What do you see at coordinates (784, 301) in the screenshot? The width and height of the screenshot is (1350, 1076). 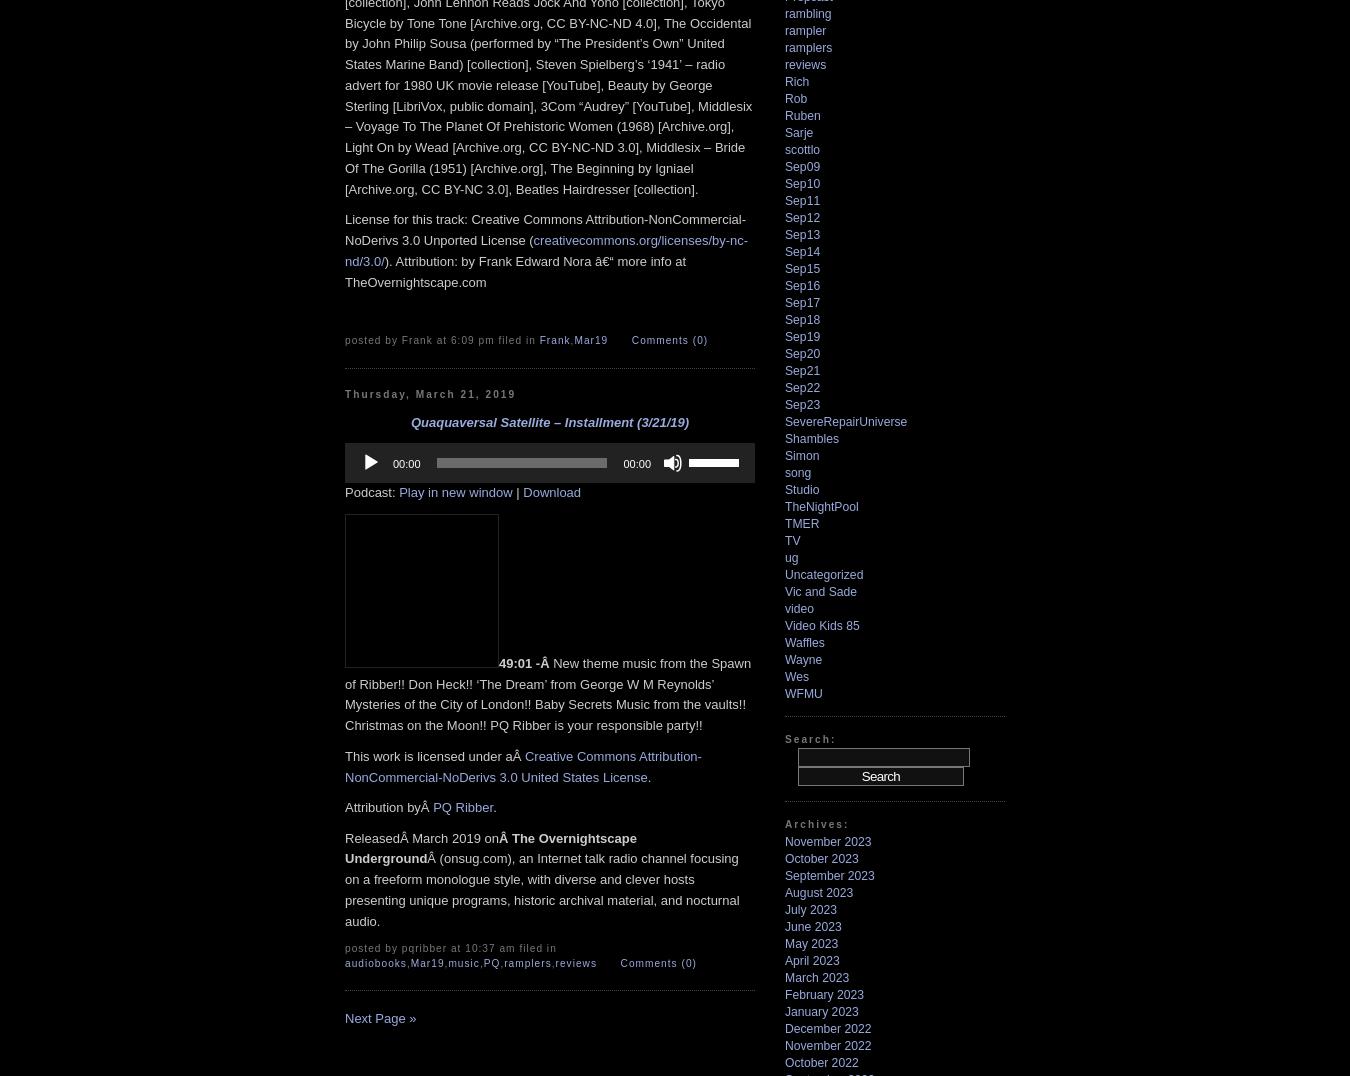 I see `'Sep17'` at bounding box center [784, 301].